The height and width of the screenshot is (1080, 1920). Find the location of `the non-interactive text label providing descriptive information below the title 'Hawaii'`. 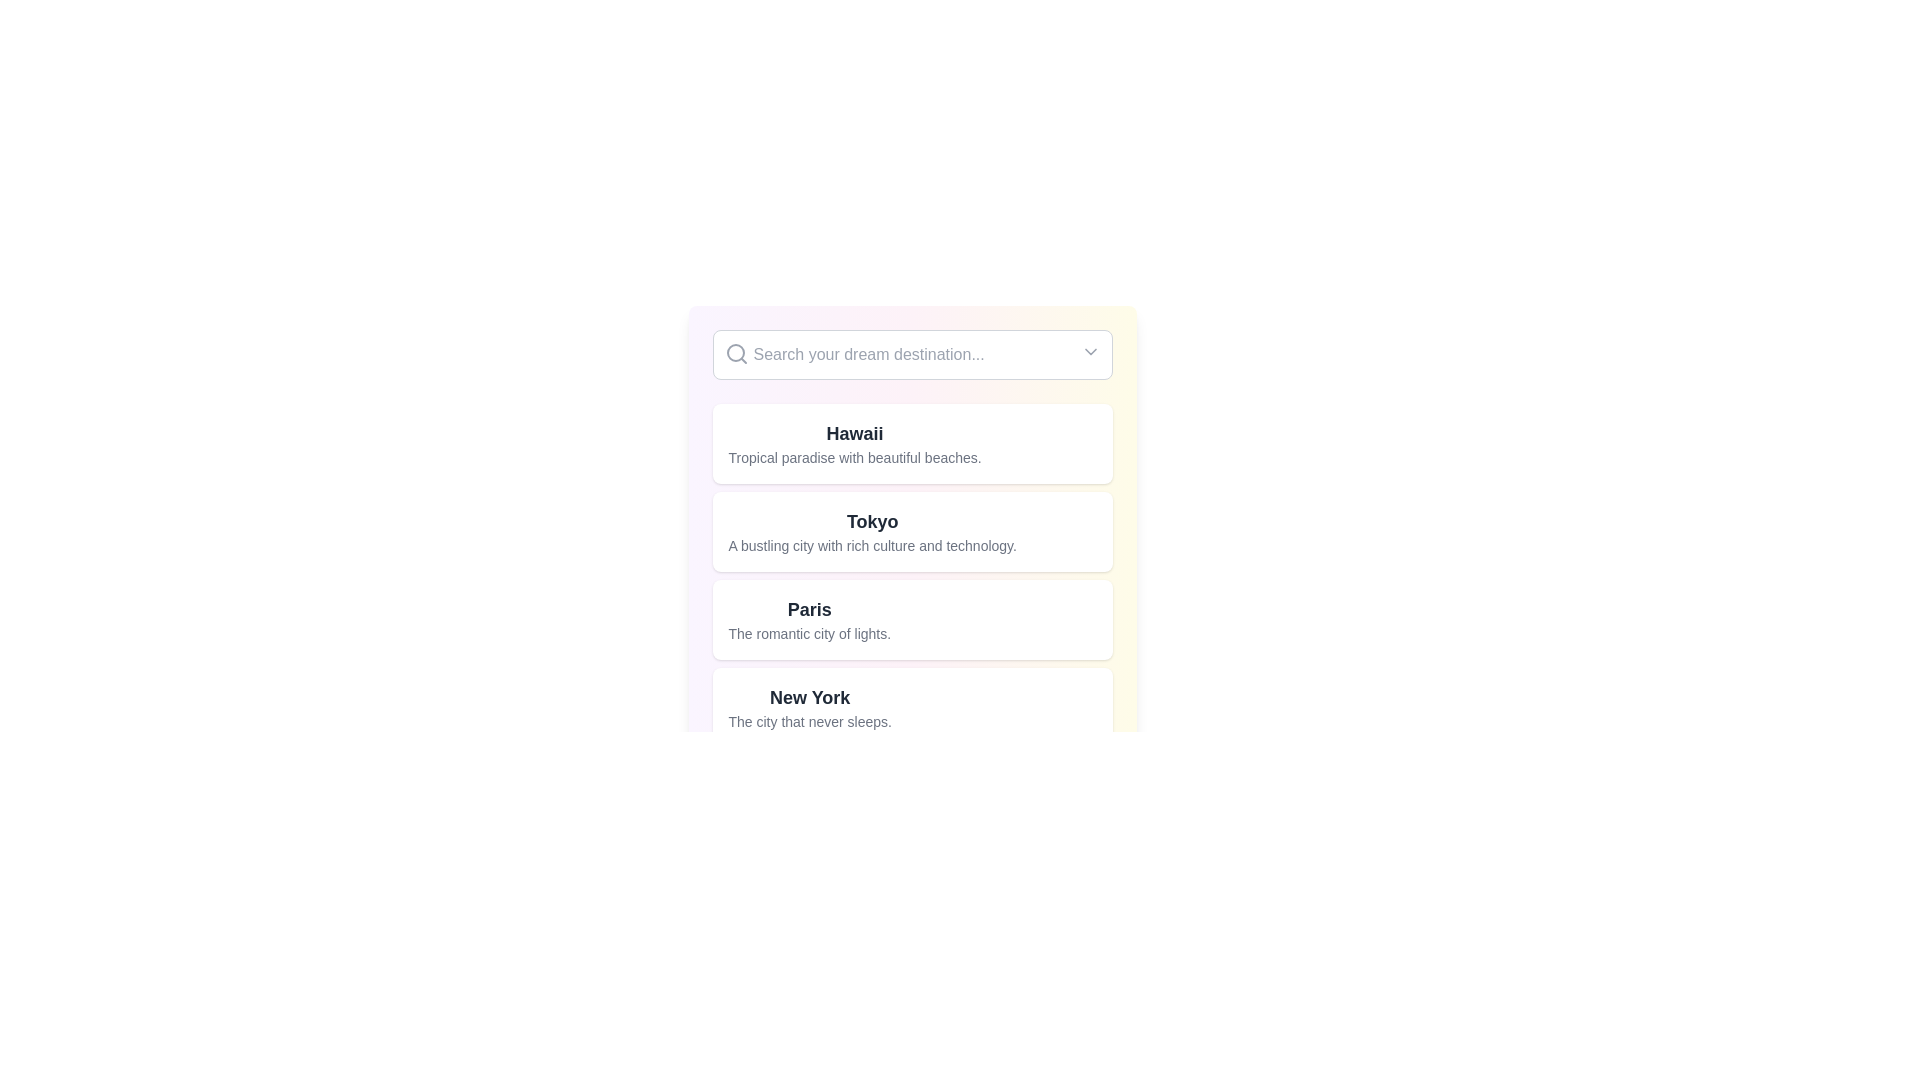

the non-interactive text label providing descriptive information below the title 'Hawaii' is located at coordinates (855, 458).